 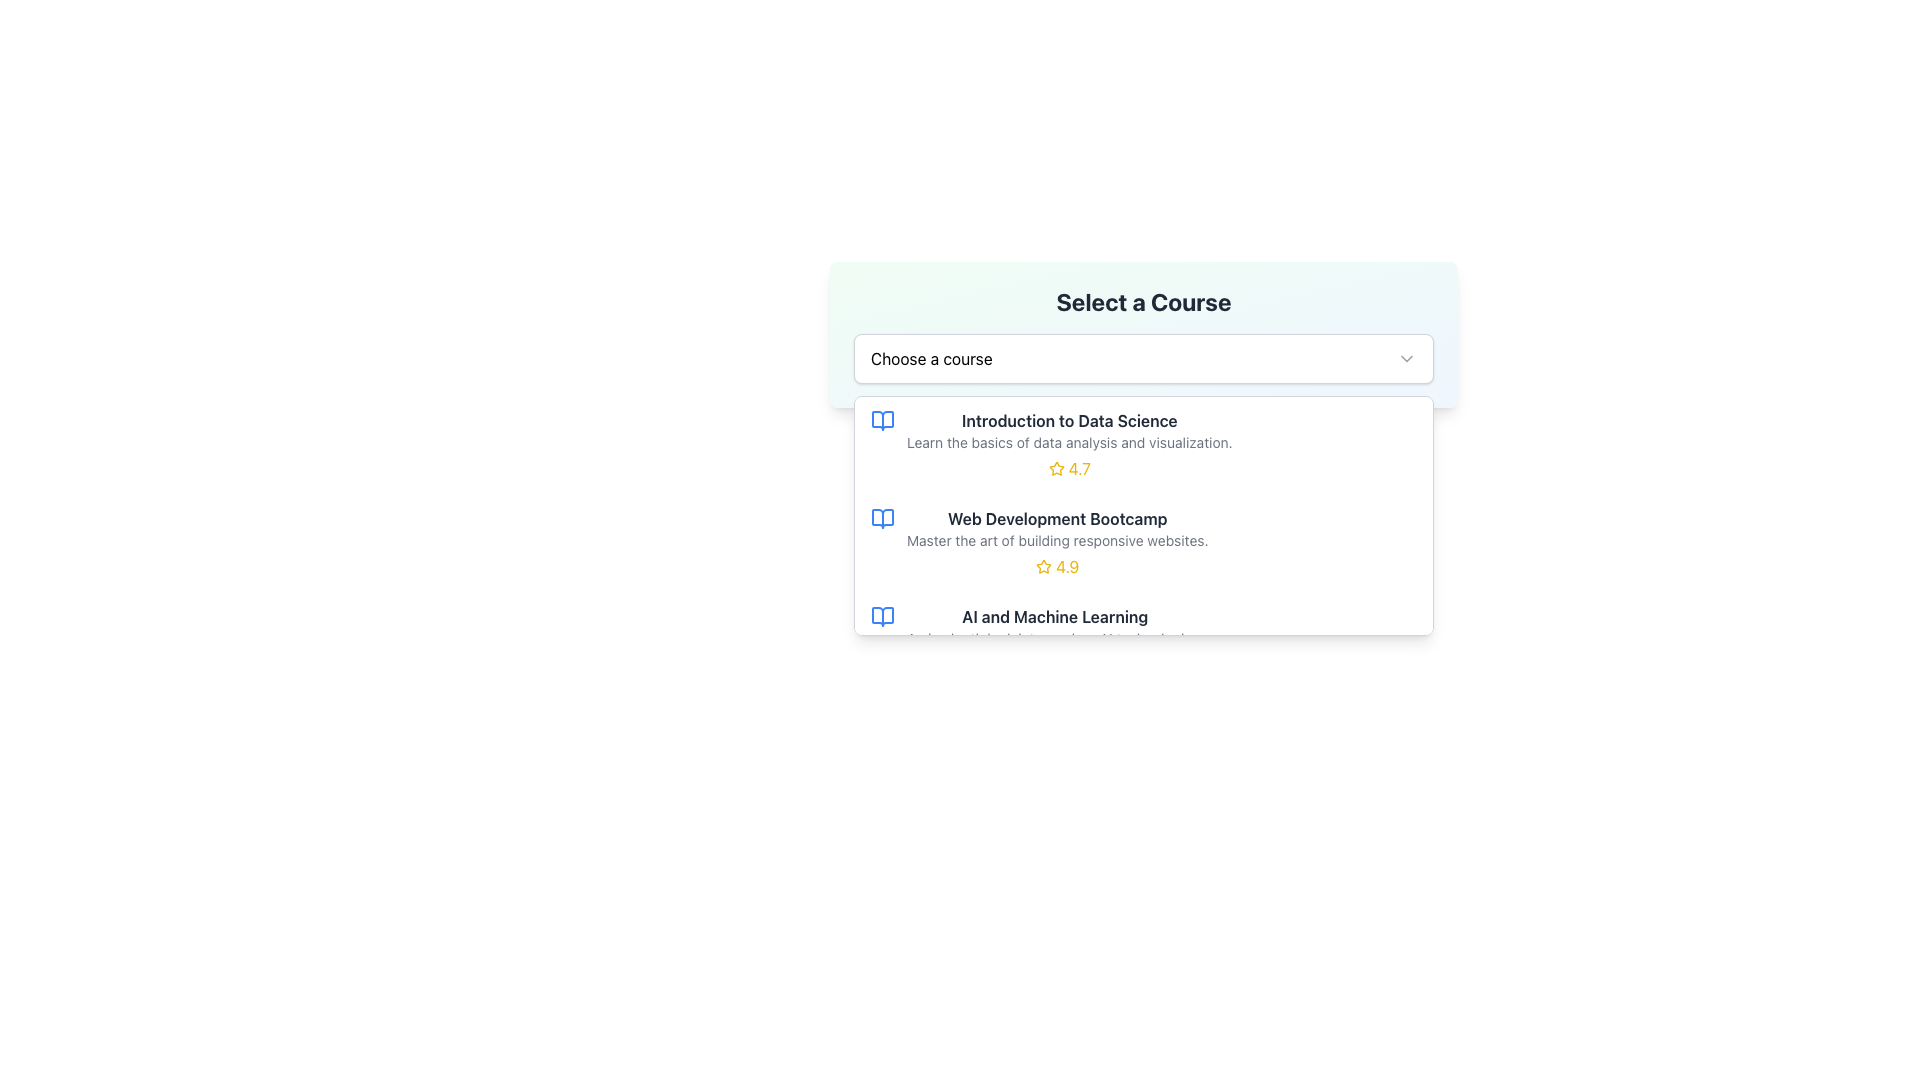 What do you see at coordinates (1054, 641) in the screenshot?
I see `the course option titled 'AI and Machine Learning' in the dropdown list under 'Select a Course'` at bounding box center [1054, 641].